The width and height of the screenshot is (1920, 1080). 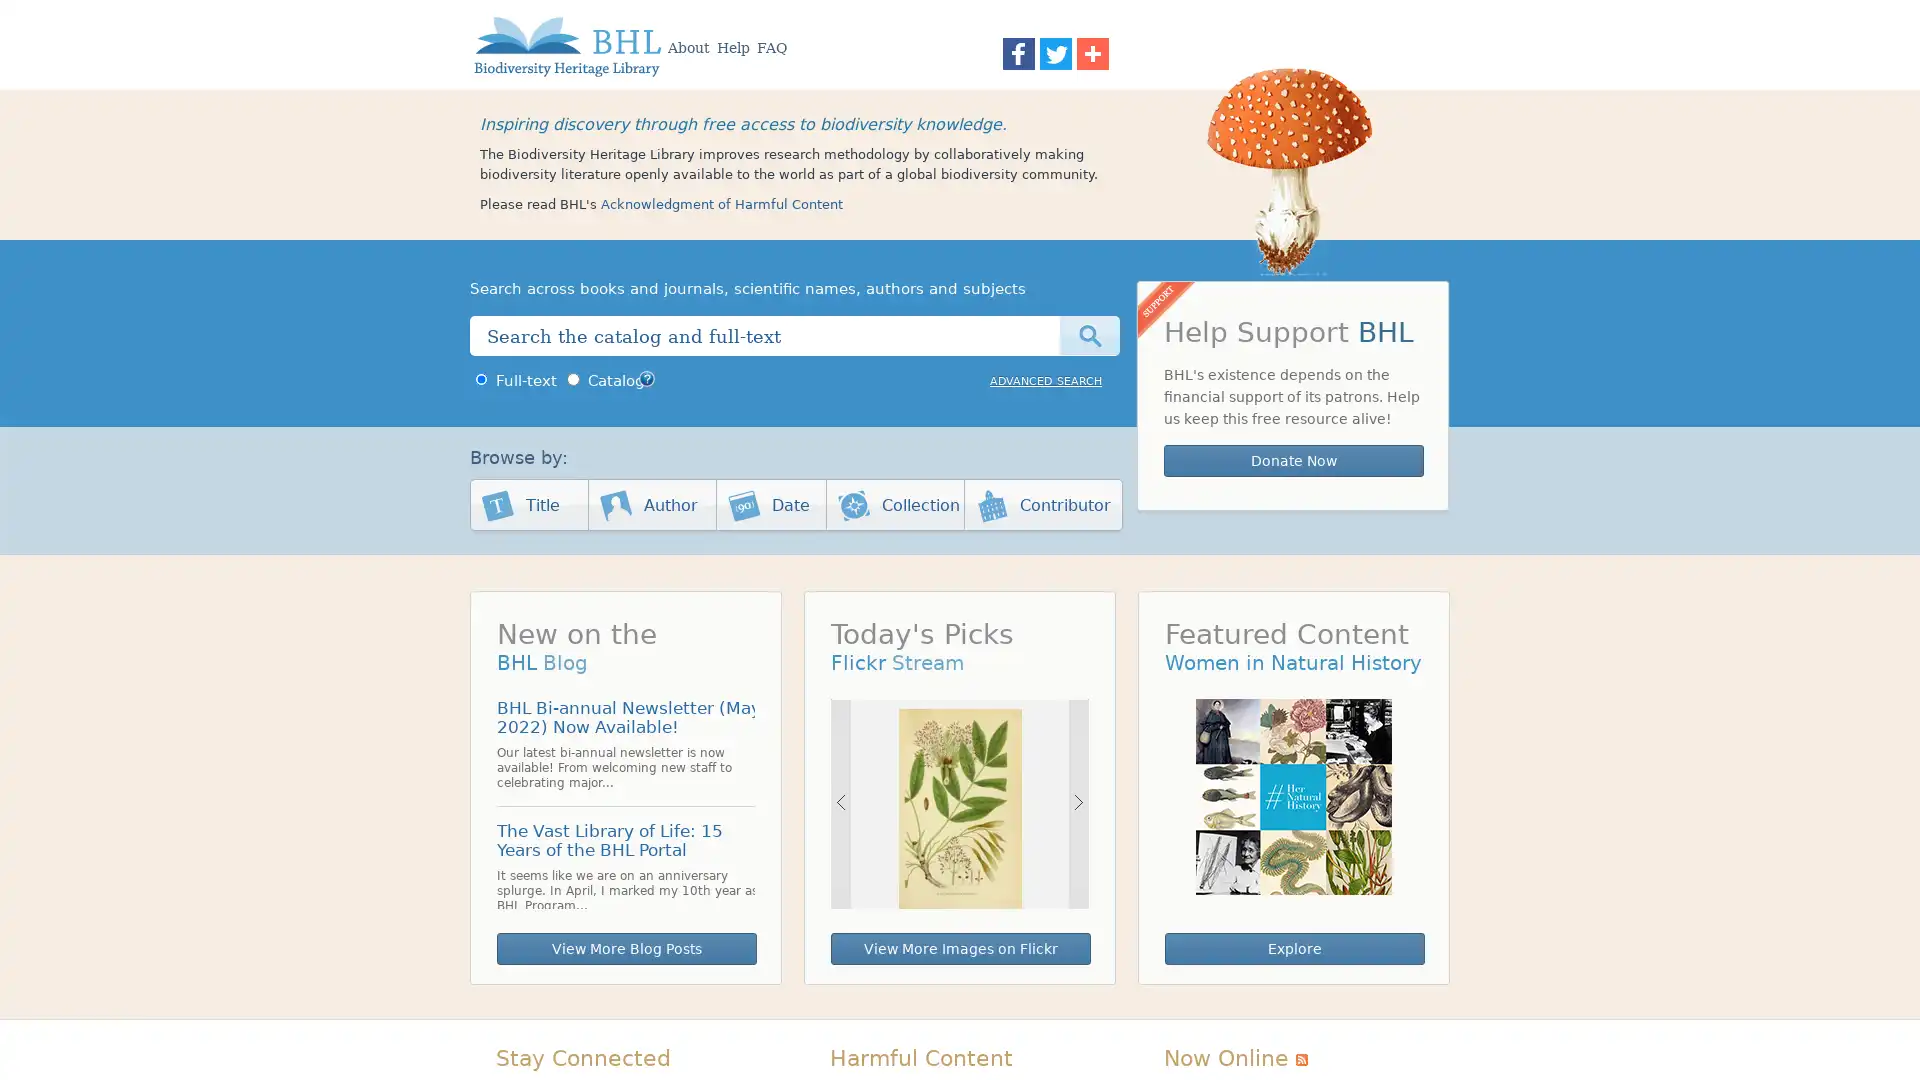 What do you see at coordinates (1055, 53) in the screenshot?
I see `Share to Twitter` at bounding box center [1055, 53].